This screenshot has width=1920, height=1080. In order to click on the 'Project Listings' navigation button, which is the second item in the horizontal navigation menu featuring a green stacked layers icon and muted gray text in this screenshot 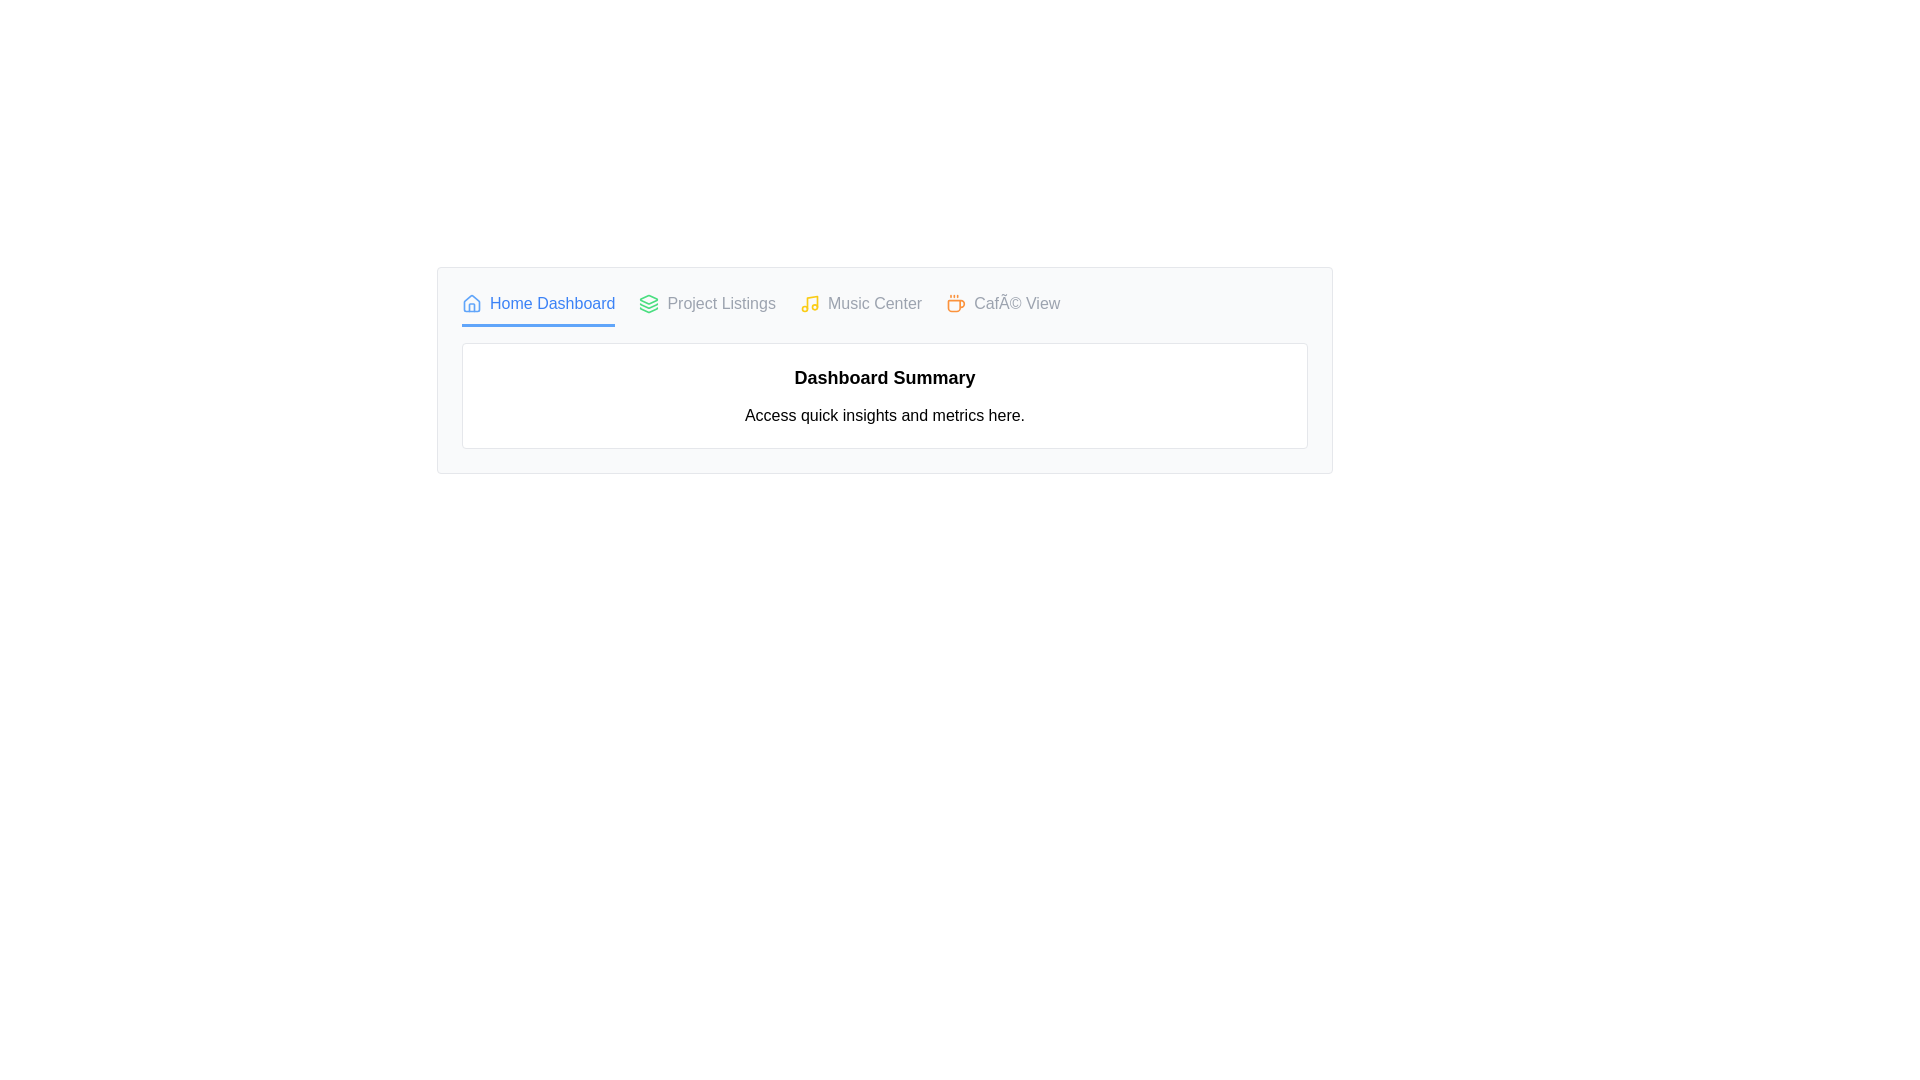, I will do `click(707, 309)`.